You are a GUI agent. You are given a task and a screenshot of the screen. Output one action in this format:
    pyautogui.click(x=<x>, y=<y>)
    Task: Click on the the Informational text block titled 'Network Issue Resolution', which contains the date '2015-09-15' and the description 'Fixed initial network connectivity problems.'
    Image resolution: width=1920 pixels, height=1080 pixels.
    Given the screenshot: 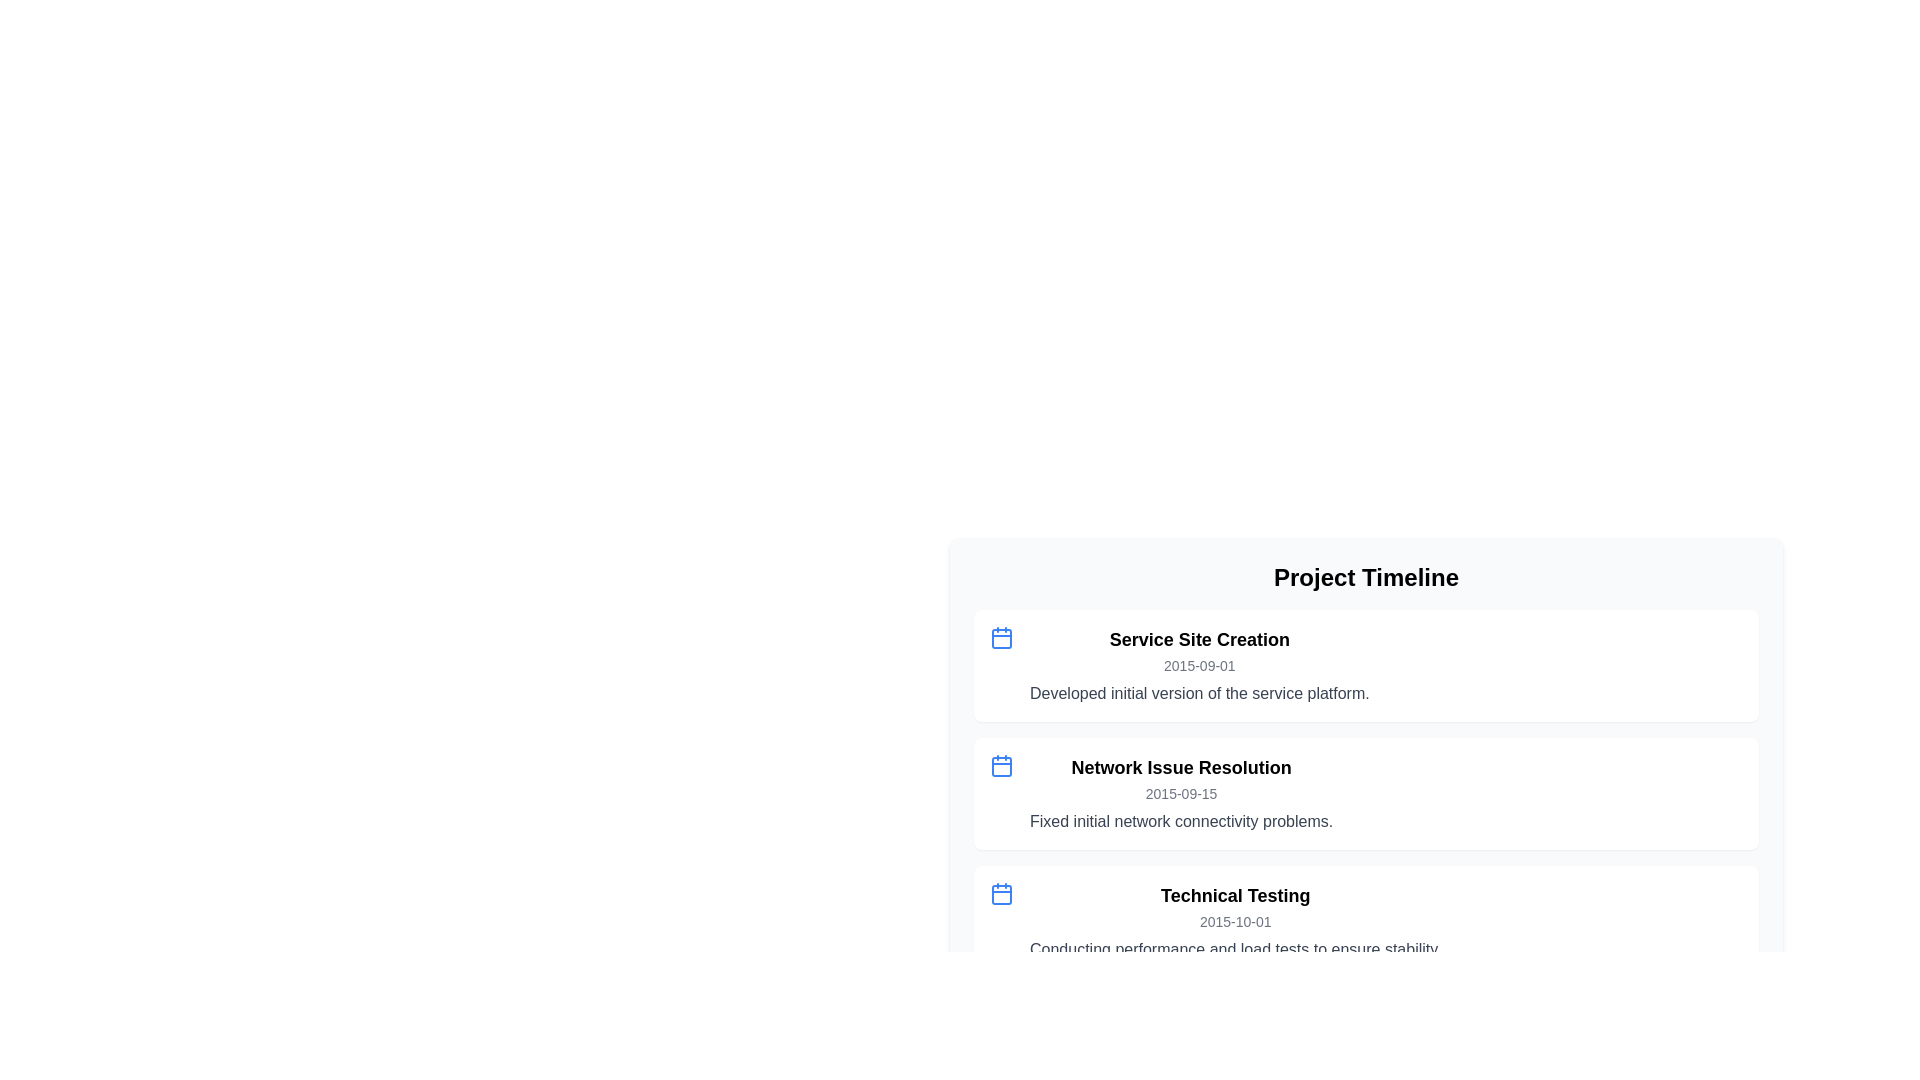 What is the action you would take?
    pyautogui.click(x=1181, y=793)
    